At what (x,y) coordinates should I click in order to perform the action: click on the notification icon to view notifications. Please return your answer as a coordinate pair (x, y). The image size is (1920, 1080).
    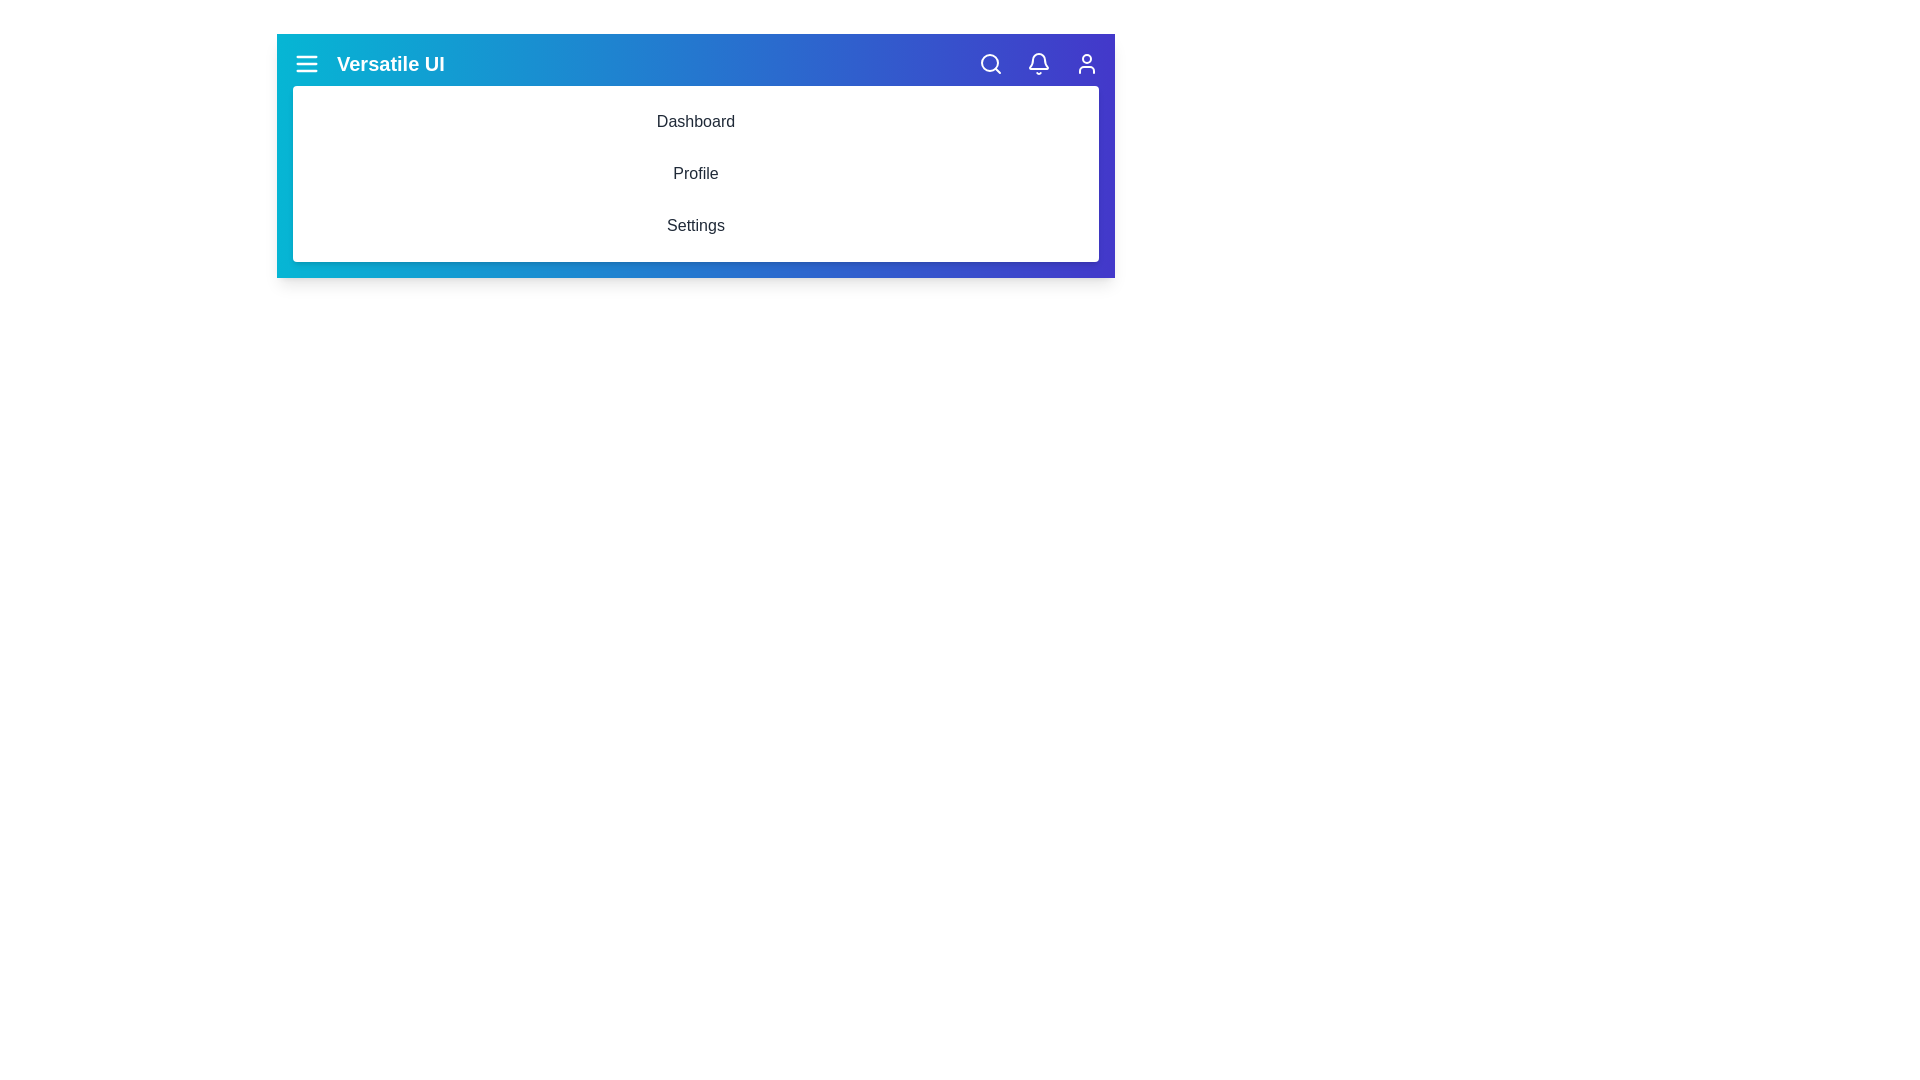
    Looking at the image, I should click on (1038, 63).